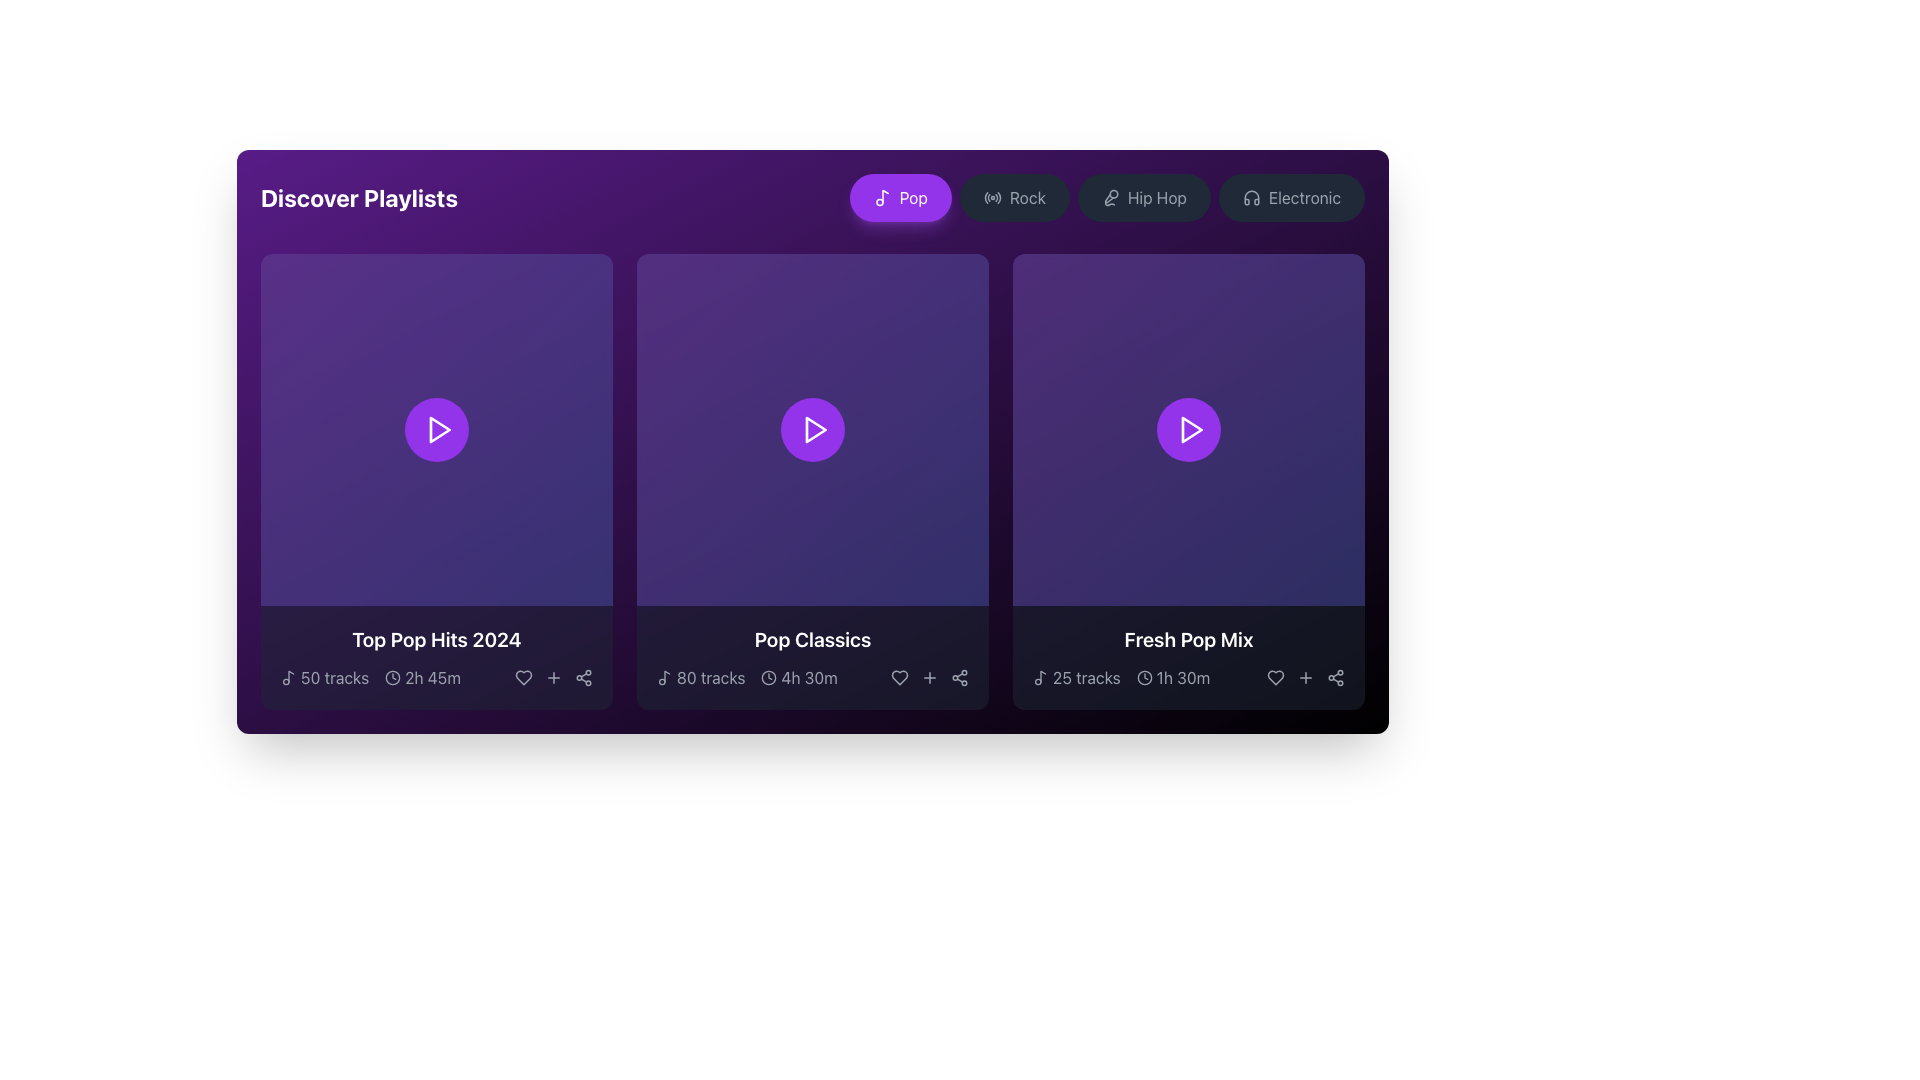 The width and height of the screenshot is (1920, 1080). What do you see at coordinates (435, 677) in the screenshot?
I see `the informational display text containing icons for '50 tracks' and '2h 45m' located below the title 'Top Pop Hits 2024' in the bottom-left section of its card` at bounding box center [435, 677].